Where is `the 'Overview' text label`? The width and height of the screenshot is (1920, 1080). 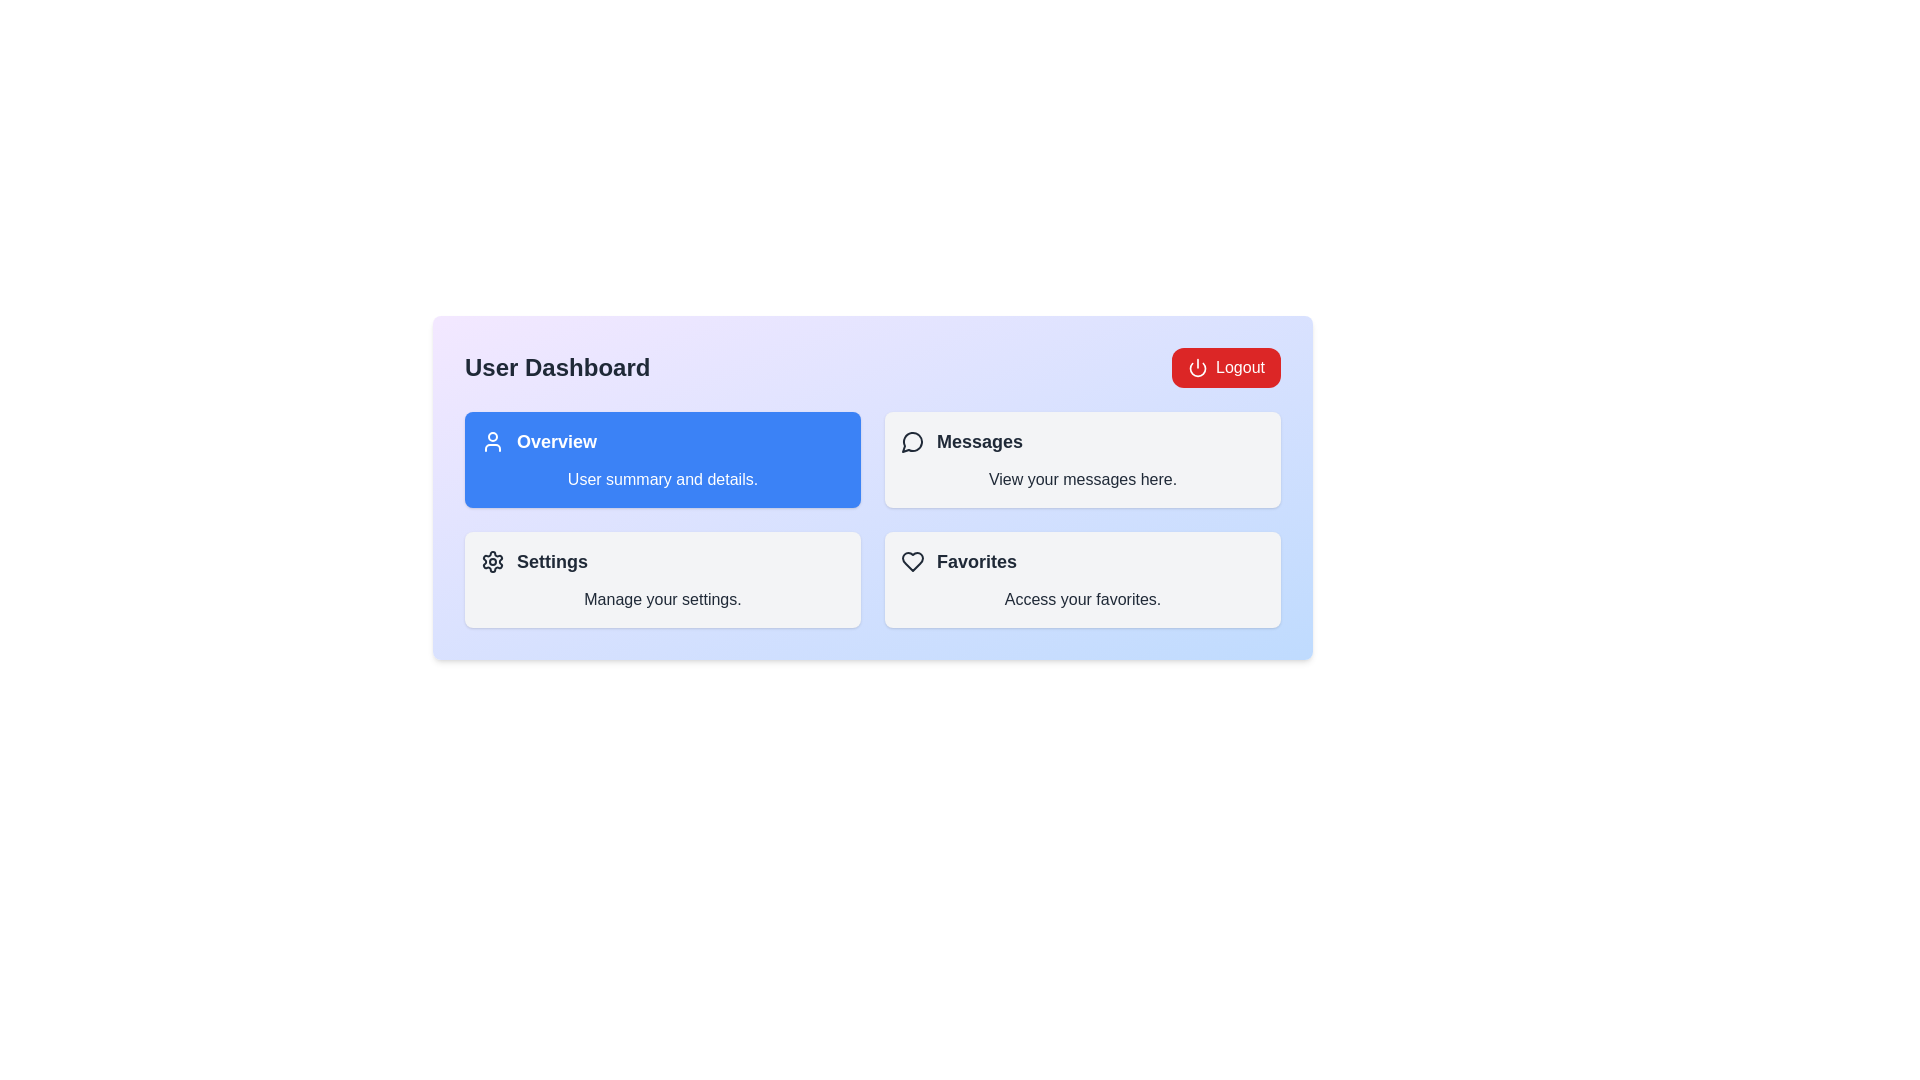 the 'Overview' text label is located at coordinates (556, 441).